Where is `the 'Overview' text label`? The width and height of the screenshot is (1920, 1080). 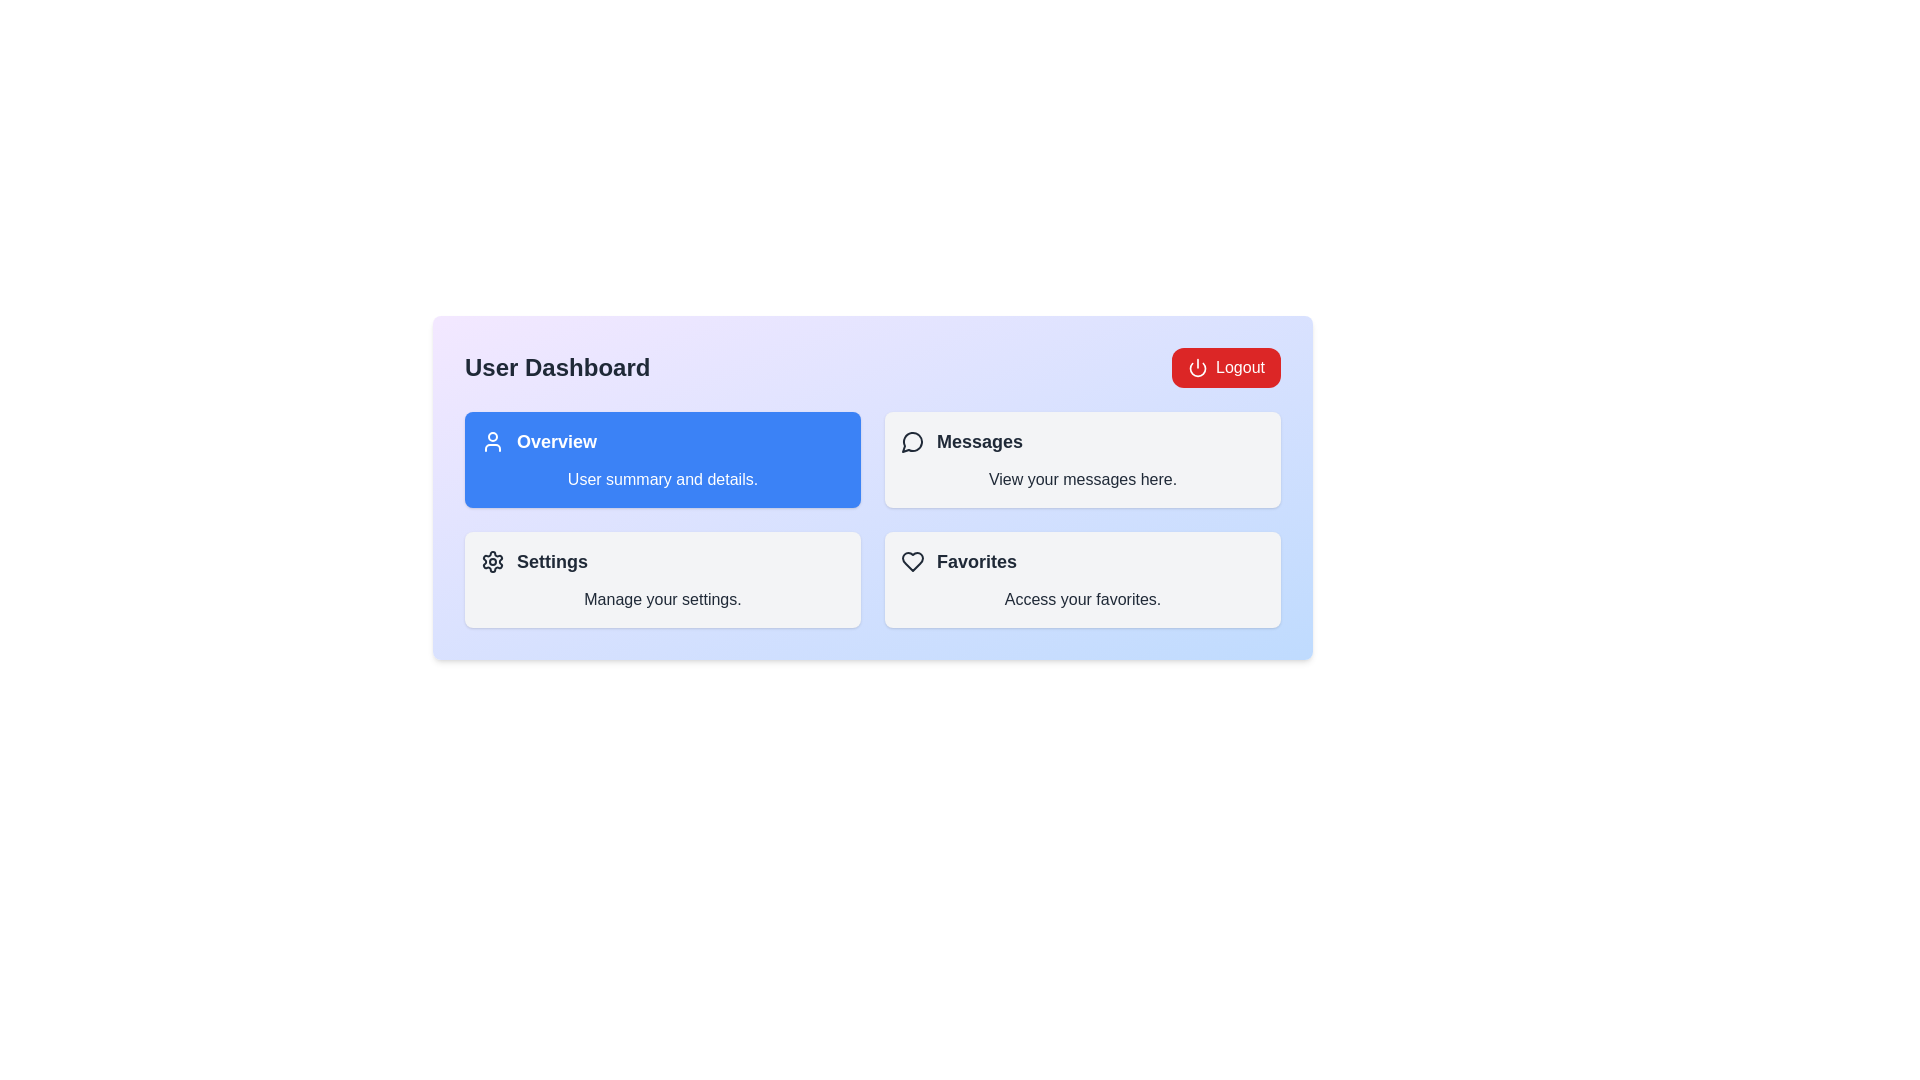 the 'Overview' text label is located at coordinates (556, 441).